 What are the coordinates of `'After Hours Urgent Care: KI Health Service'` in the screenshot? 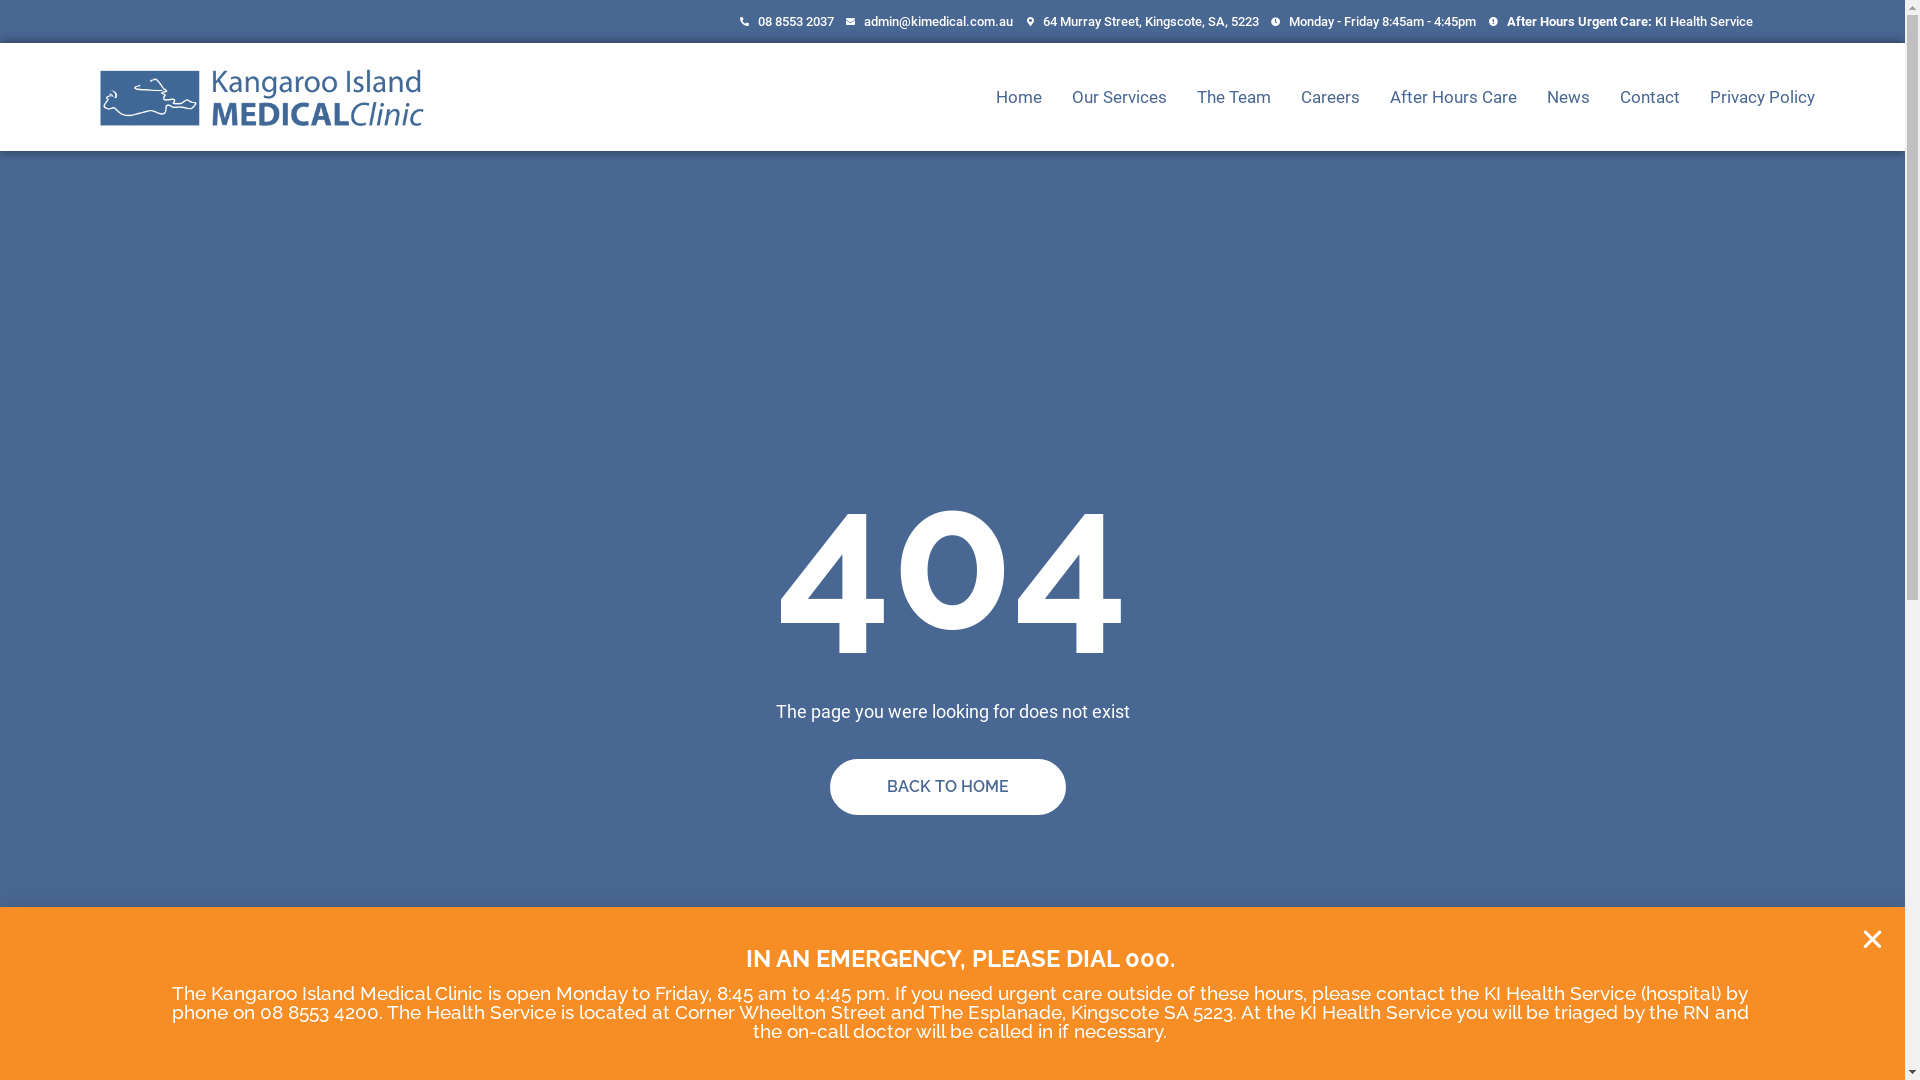 It's located at (1618, 22).